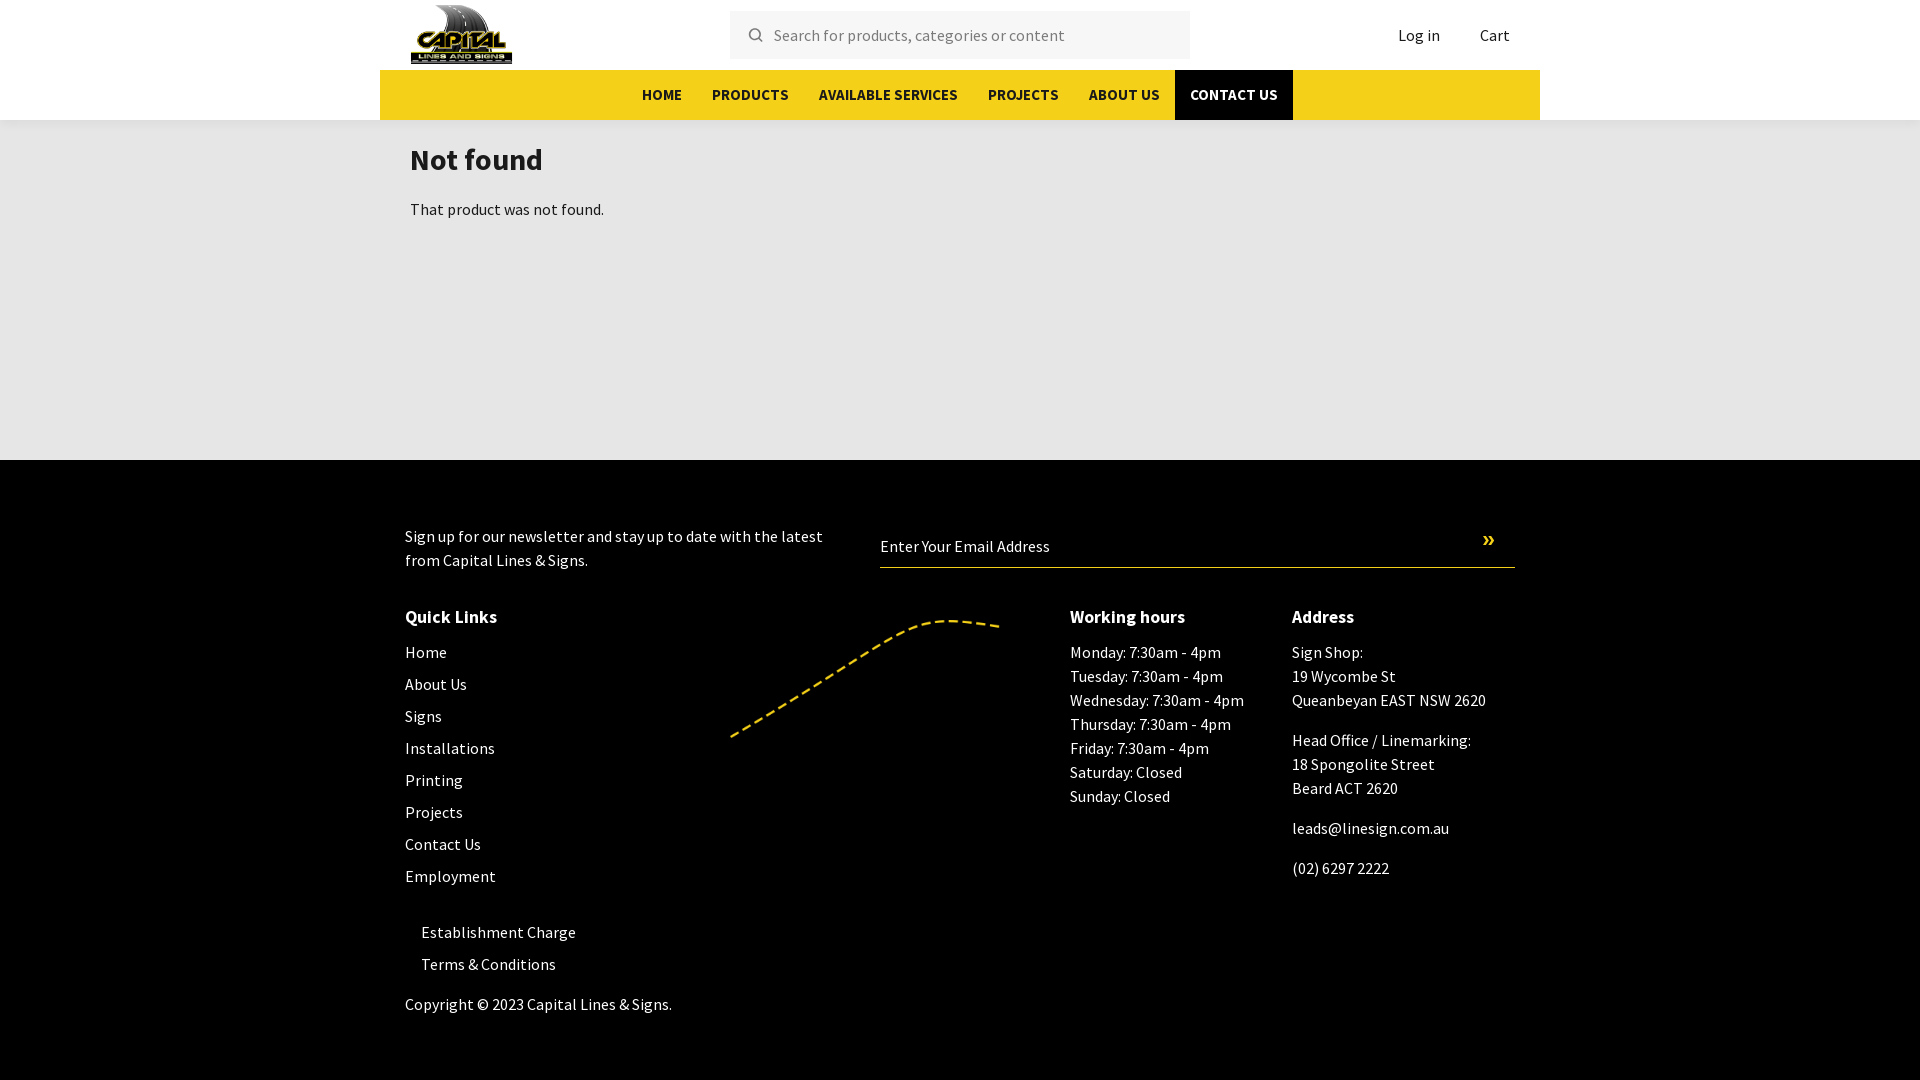 The height and width of the screenshot is (1080, 1920). Describe the element at coordinates (662, 95) in the screenshot. I see `'HOME'` at that location.